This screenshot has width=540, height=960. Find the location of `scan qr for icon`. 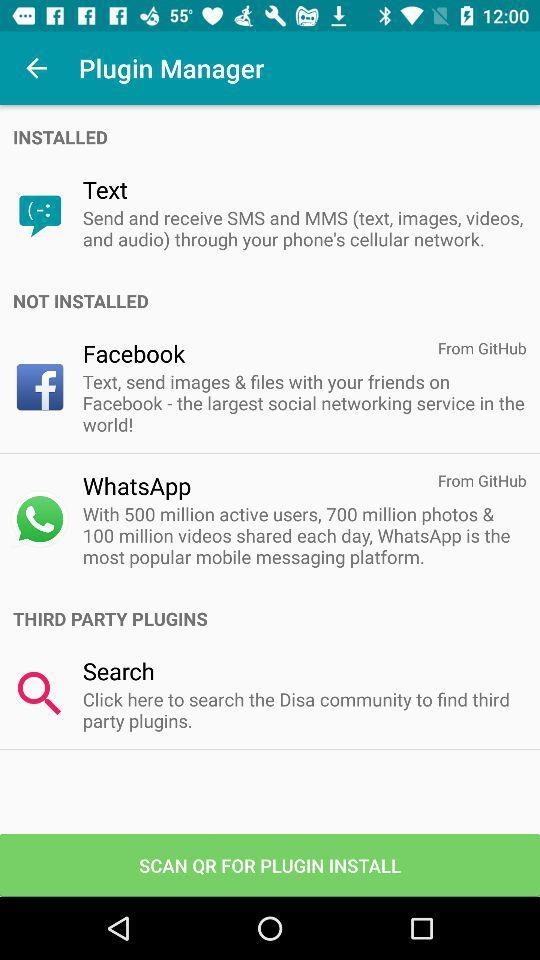

scan qr for icon is located at coordinates (270, 864).